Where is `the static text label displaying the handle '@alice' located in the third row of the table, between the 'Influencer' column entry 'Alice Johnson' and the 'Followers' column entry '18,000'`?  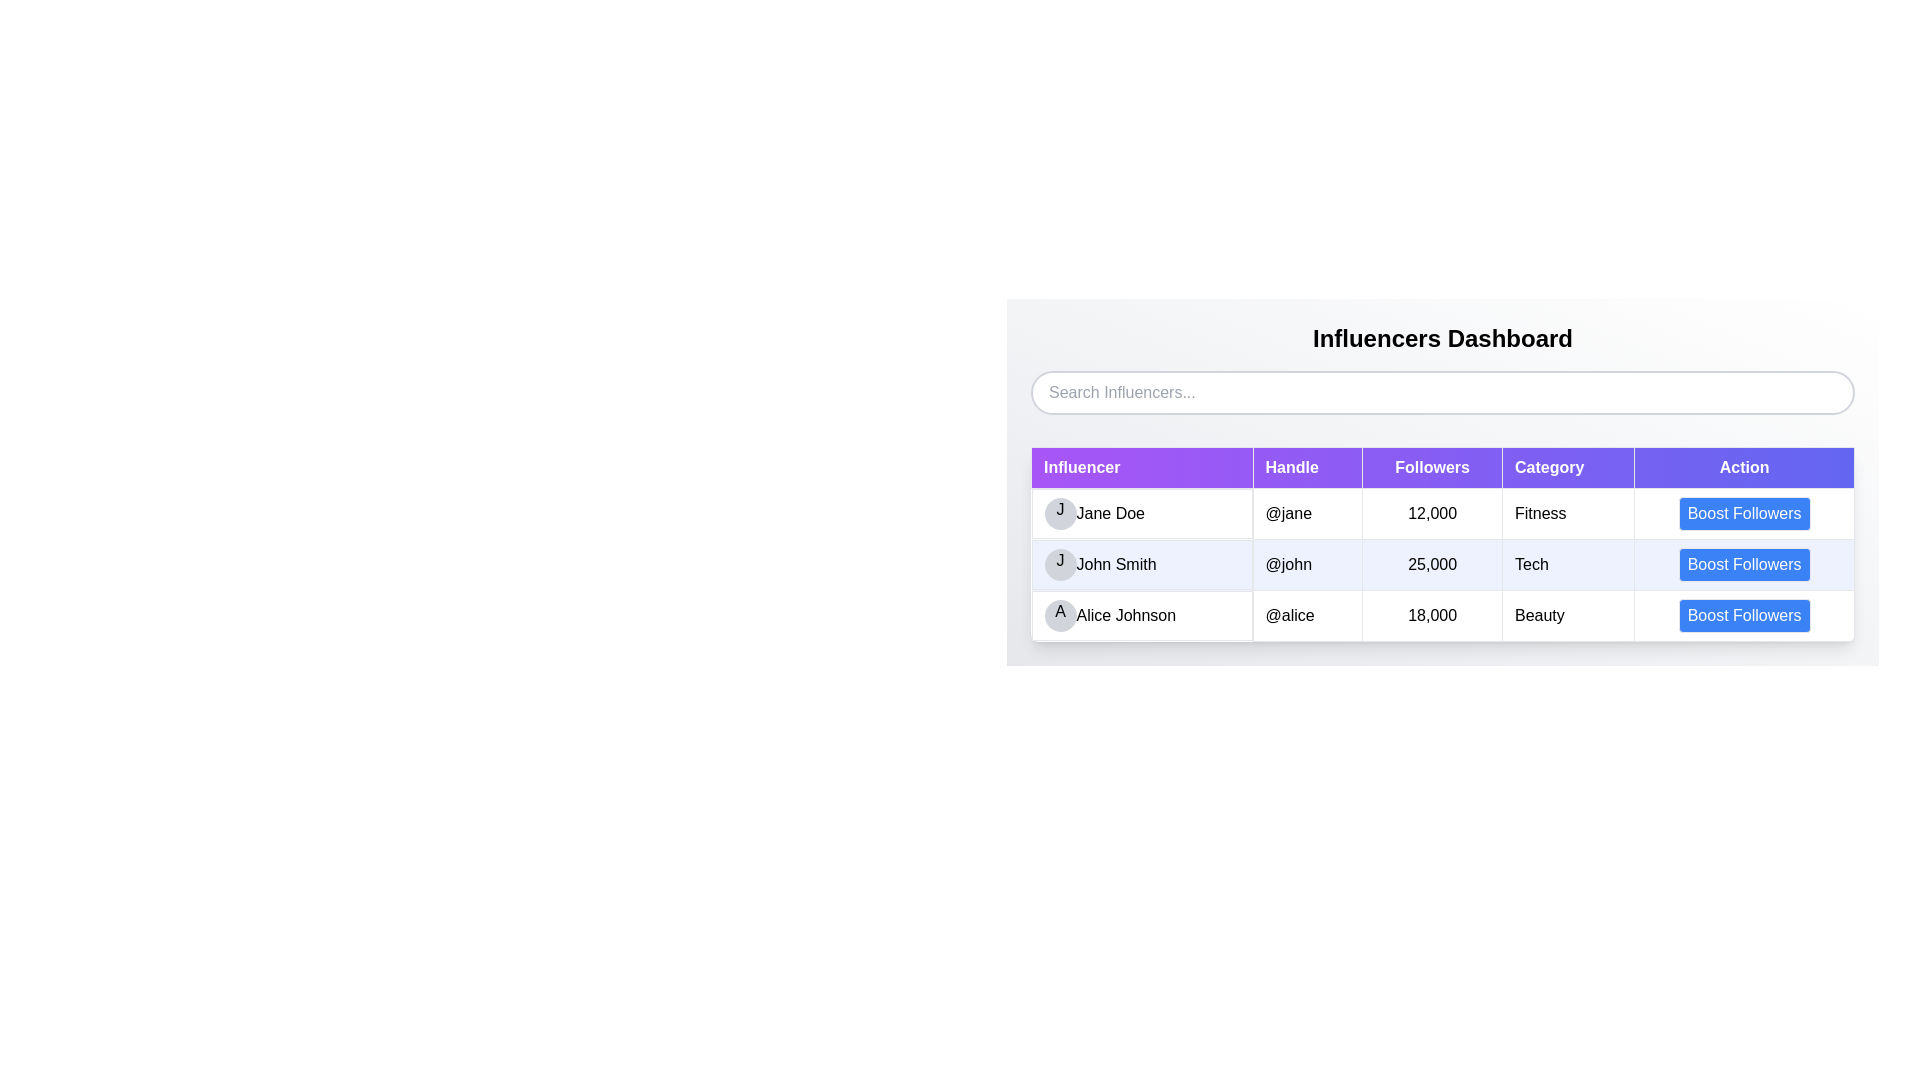
the static text label displaying the handle '@alice' located in the third row of the table, between the 'Influencer' column entry 'Alice Johnson' and the 'Followers' column entry '18,000' is located at coordinates (1307, 615).